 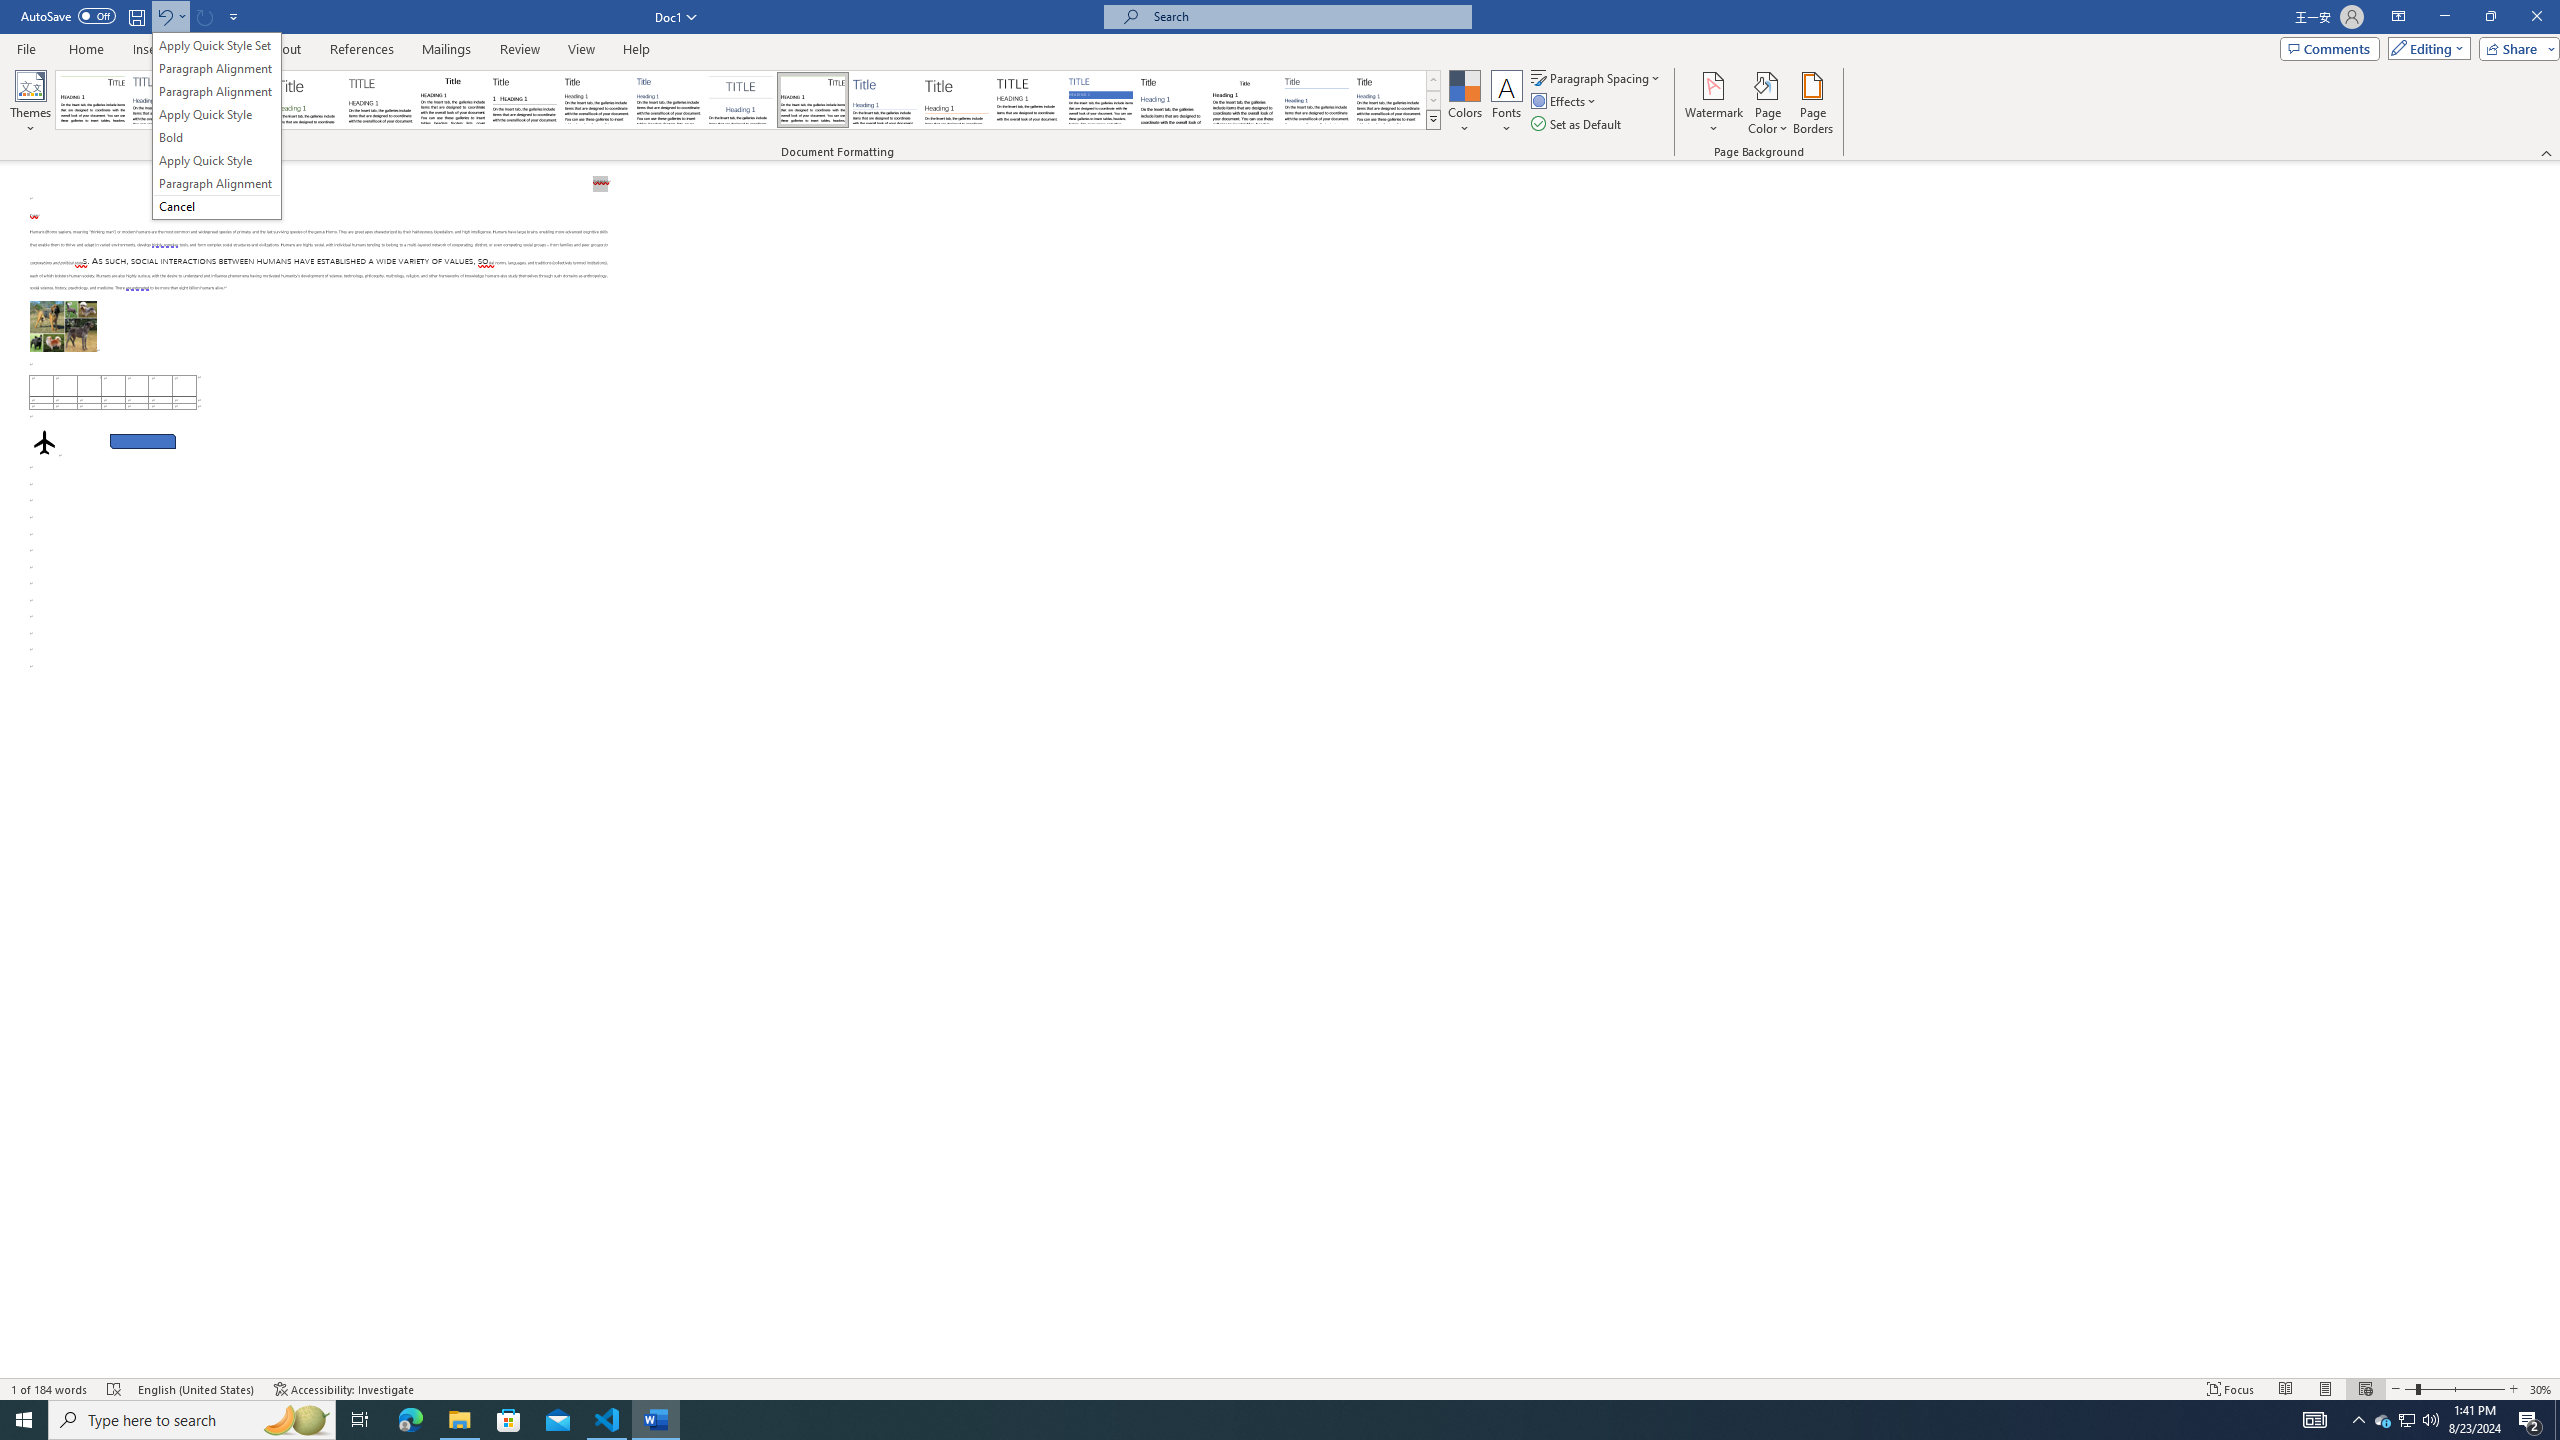 What do you see at coordinates (957, 99) in the screenshot?
I see `'Lines (Stylish)'` at bounding box center [957, 99].